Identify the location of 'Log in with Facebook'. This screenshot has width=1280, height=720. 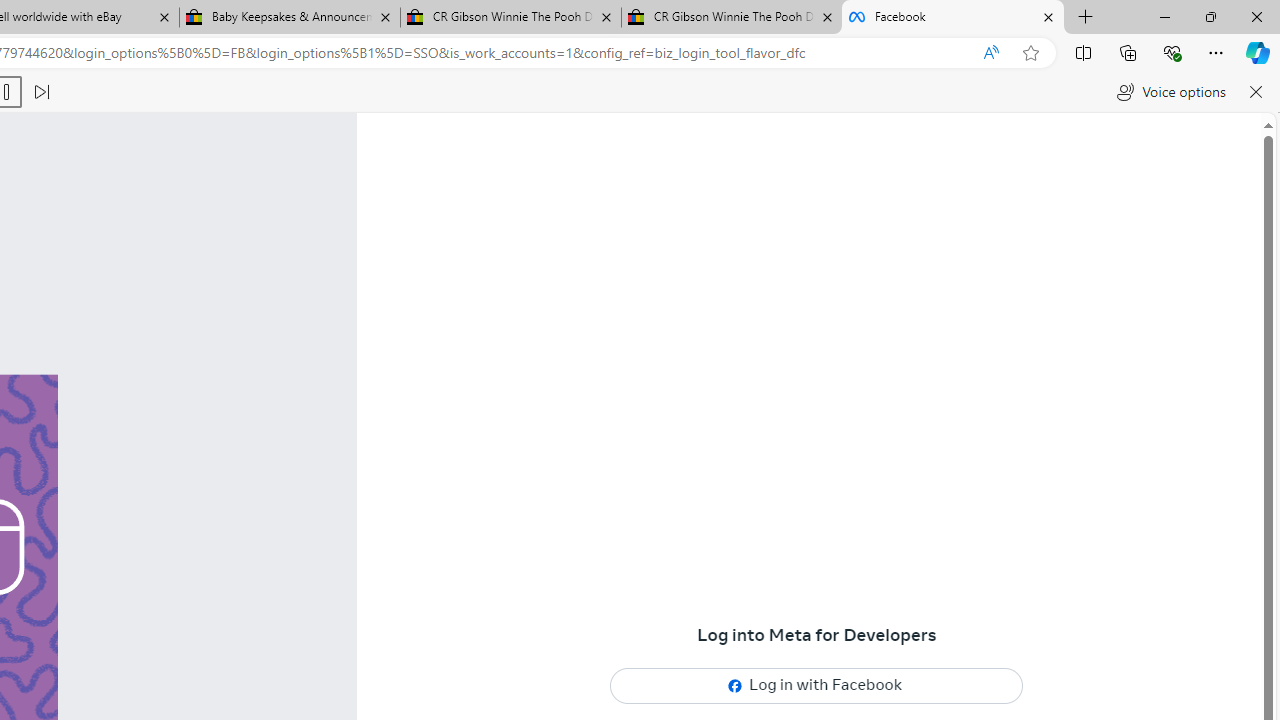
(817, 684).